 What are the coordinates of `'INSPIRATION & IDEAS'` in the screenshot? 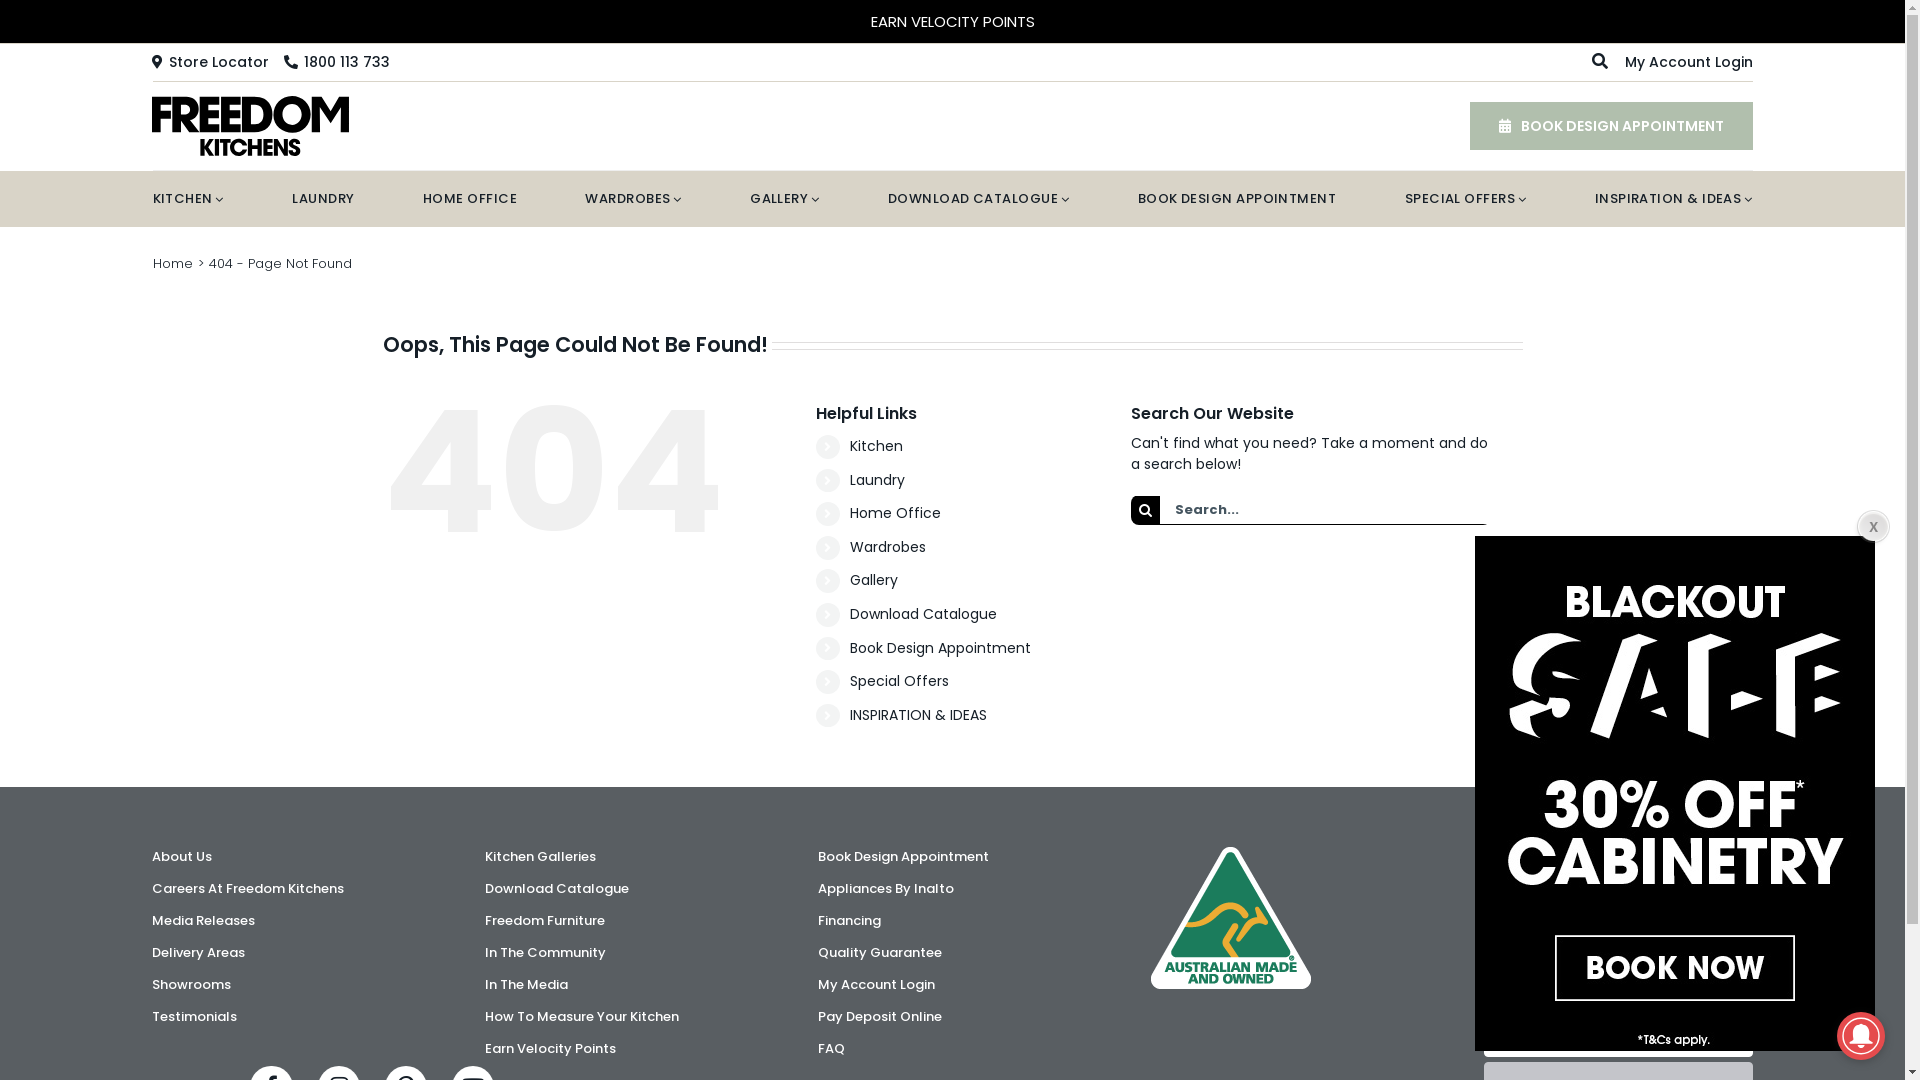 It's located at (849, 713).